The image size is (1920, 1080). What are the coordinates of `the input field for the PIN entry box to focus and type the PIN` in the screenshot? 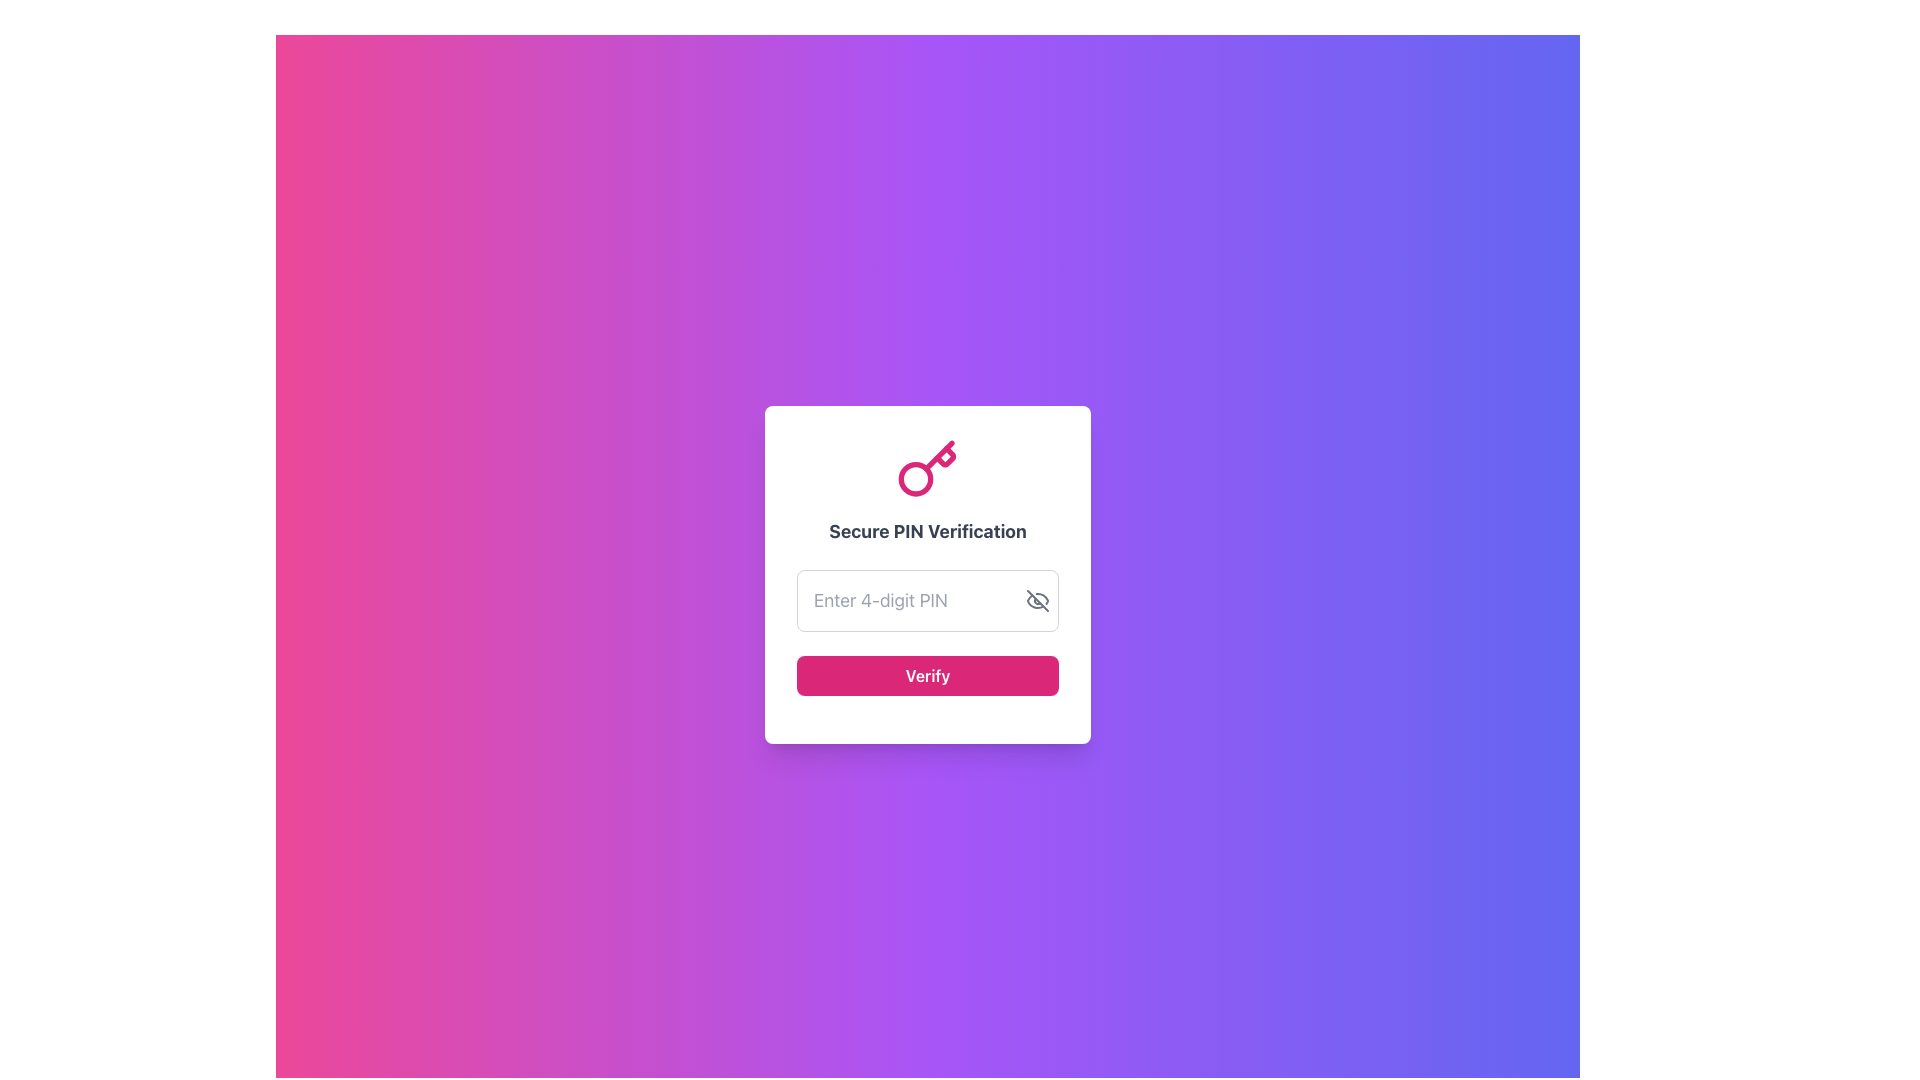 It's located at (926, 574).